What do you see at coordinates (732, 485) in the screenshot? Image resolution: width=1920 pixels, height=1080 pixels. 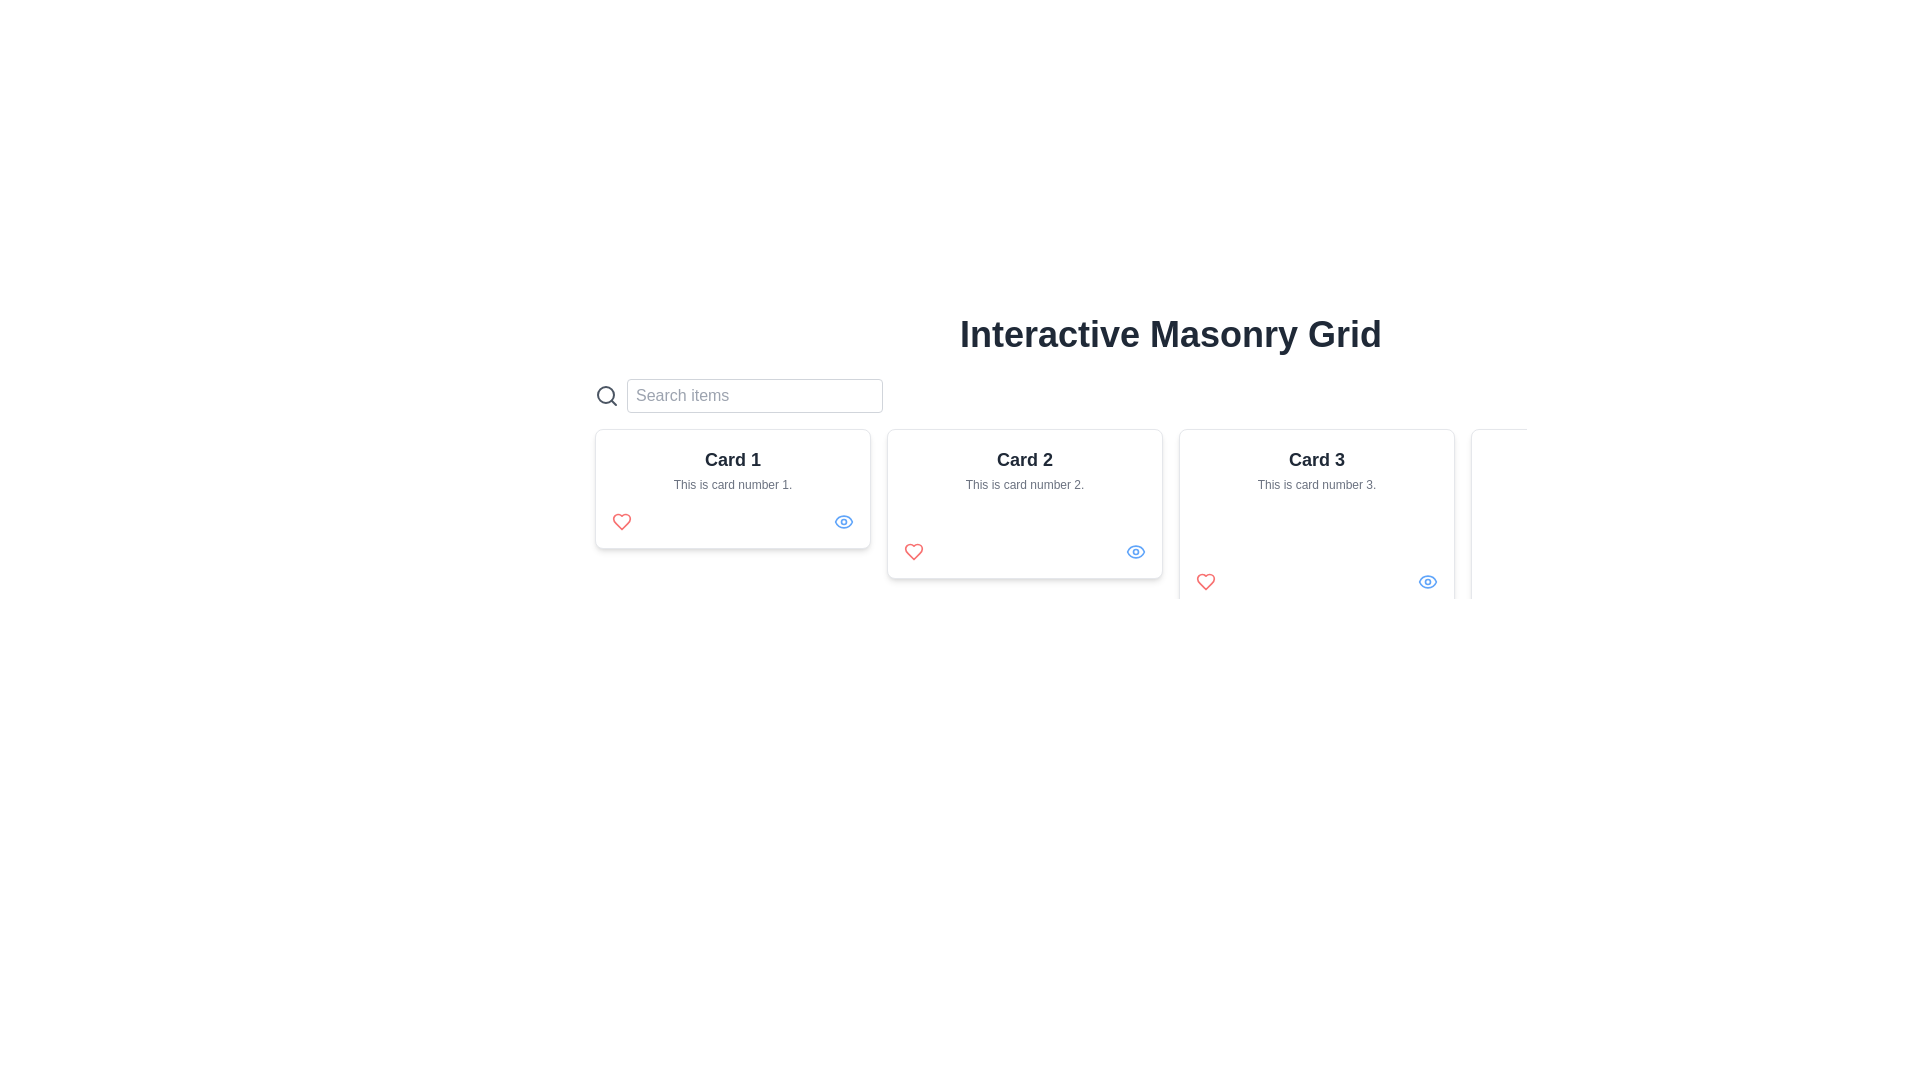 I see `the Text Label located under the heading 'Card 1' in the first card of the horizontal layout` at bounding box center [732, 485].